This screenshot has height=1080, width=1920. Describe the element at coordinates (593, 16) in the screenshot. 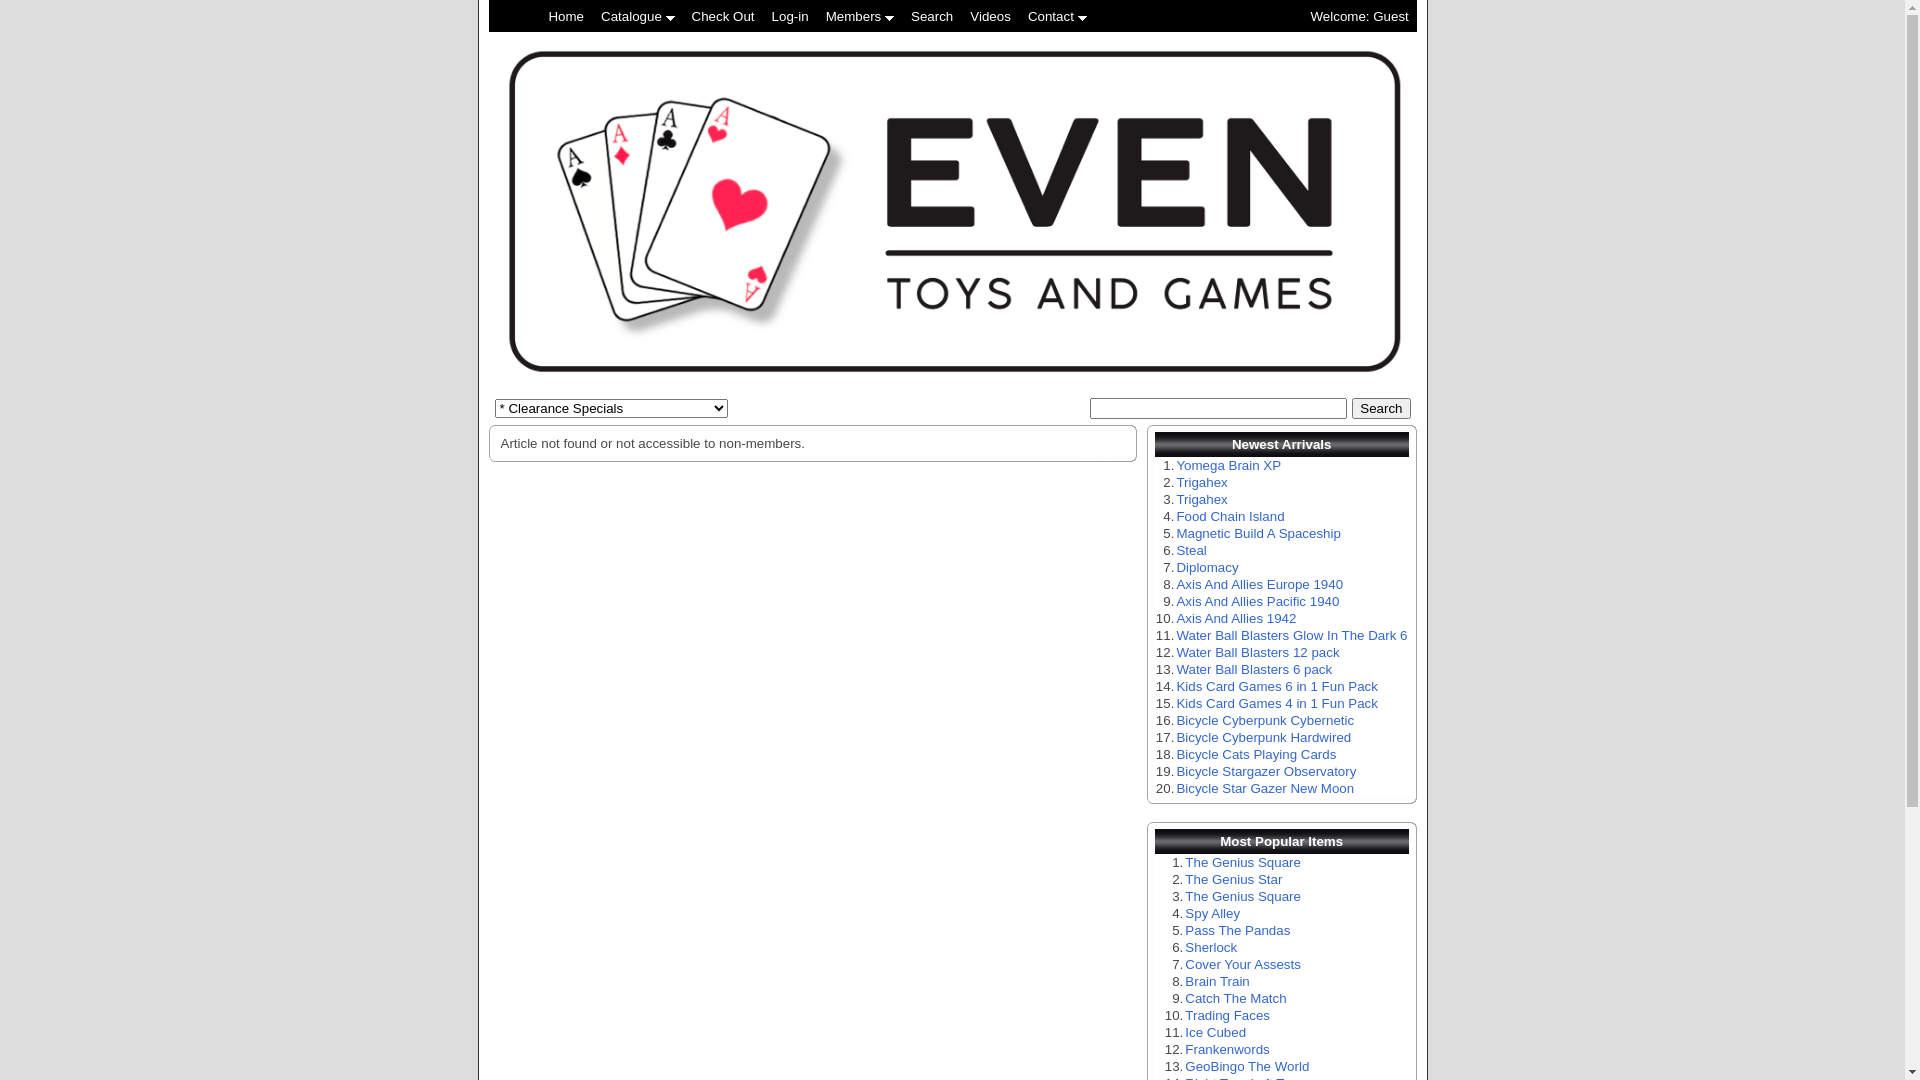

I see `'Catalogue'` at that location.